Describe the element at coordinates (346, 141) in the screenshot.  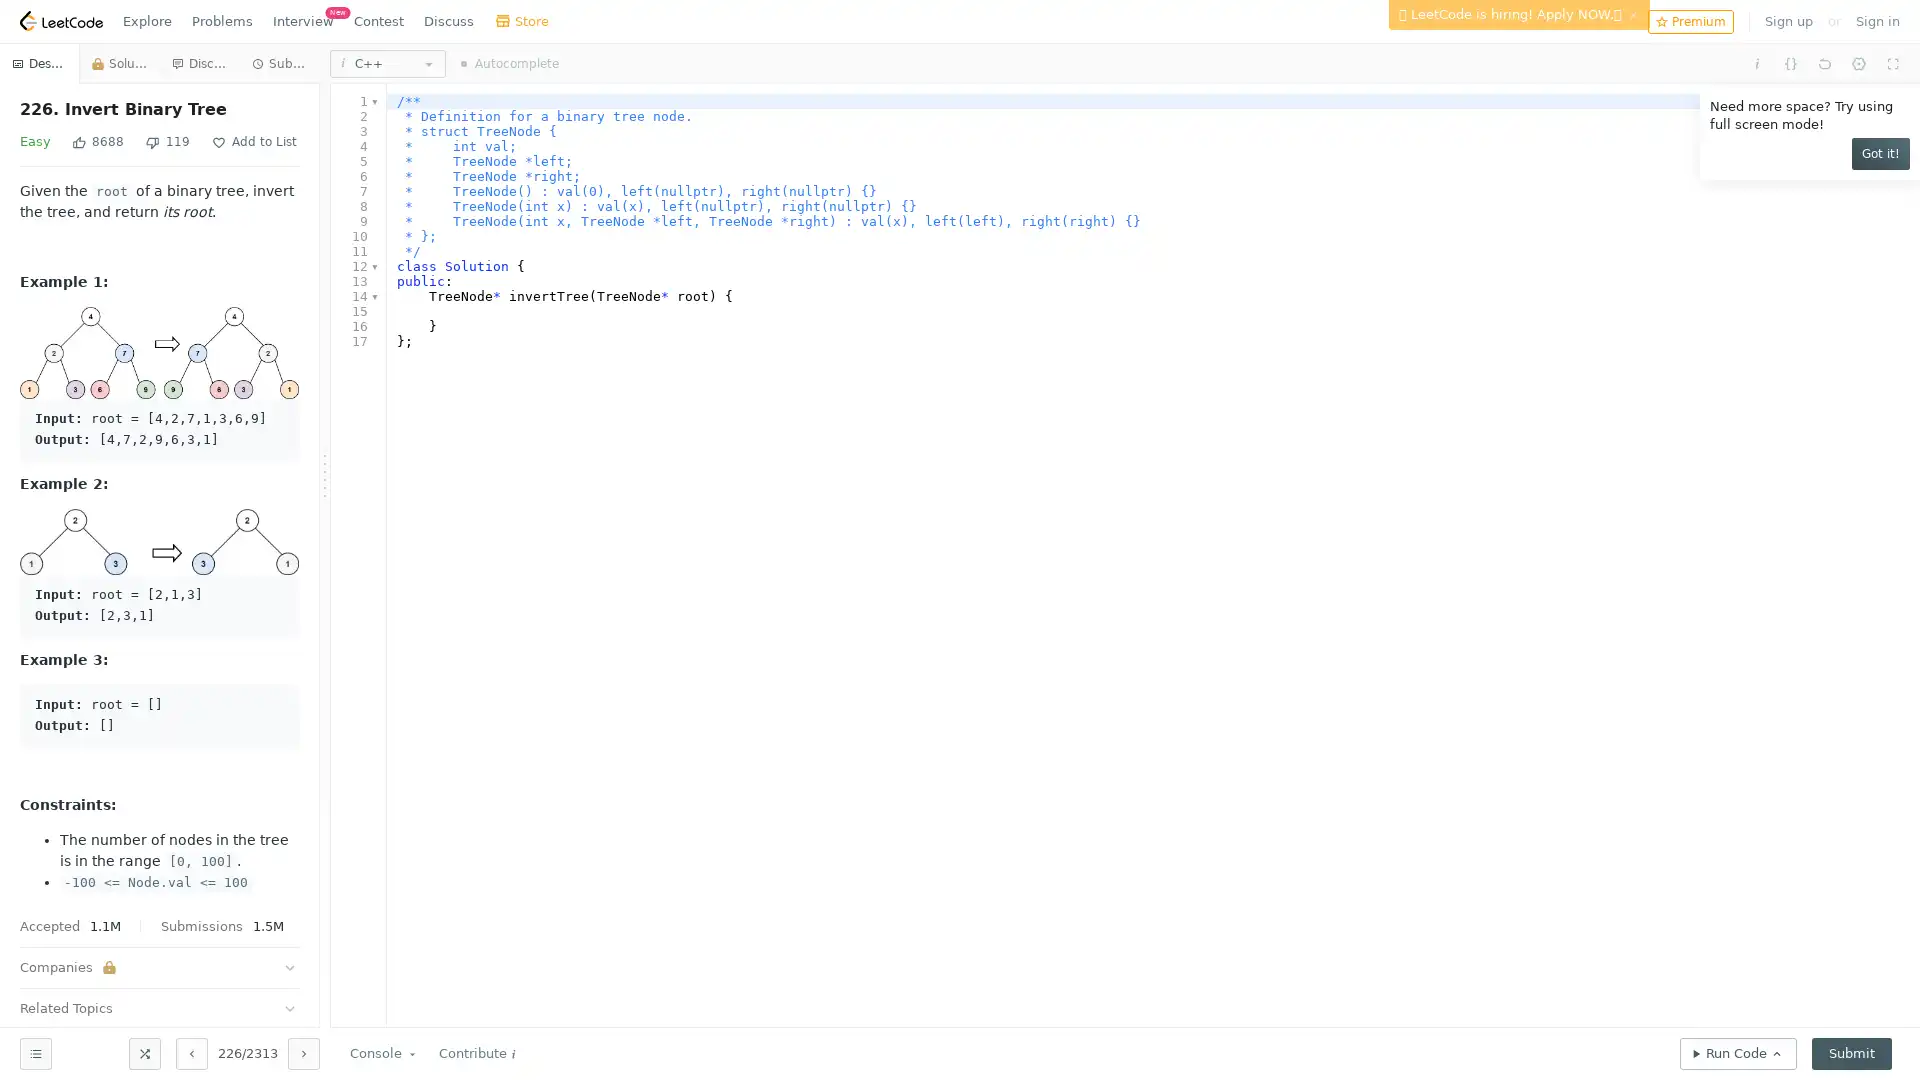
I see `Share` at that location.